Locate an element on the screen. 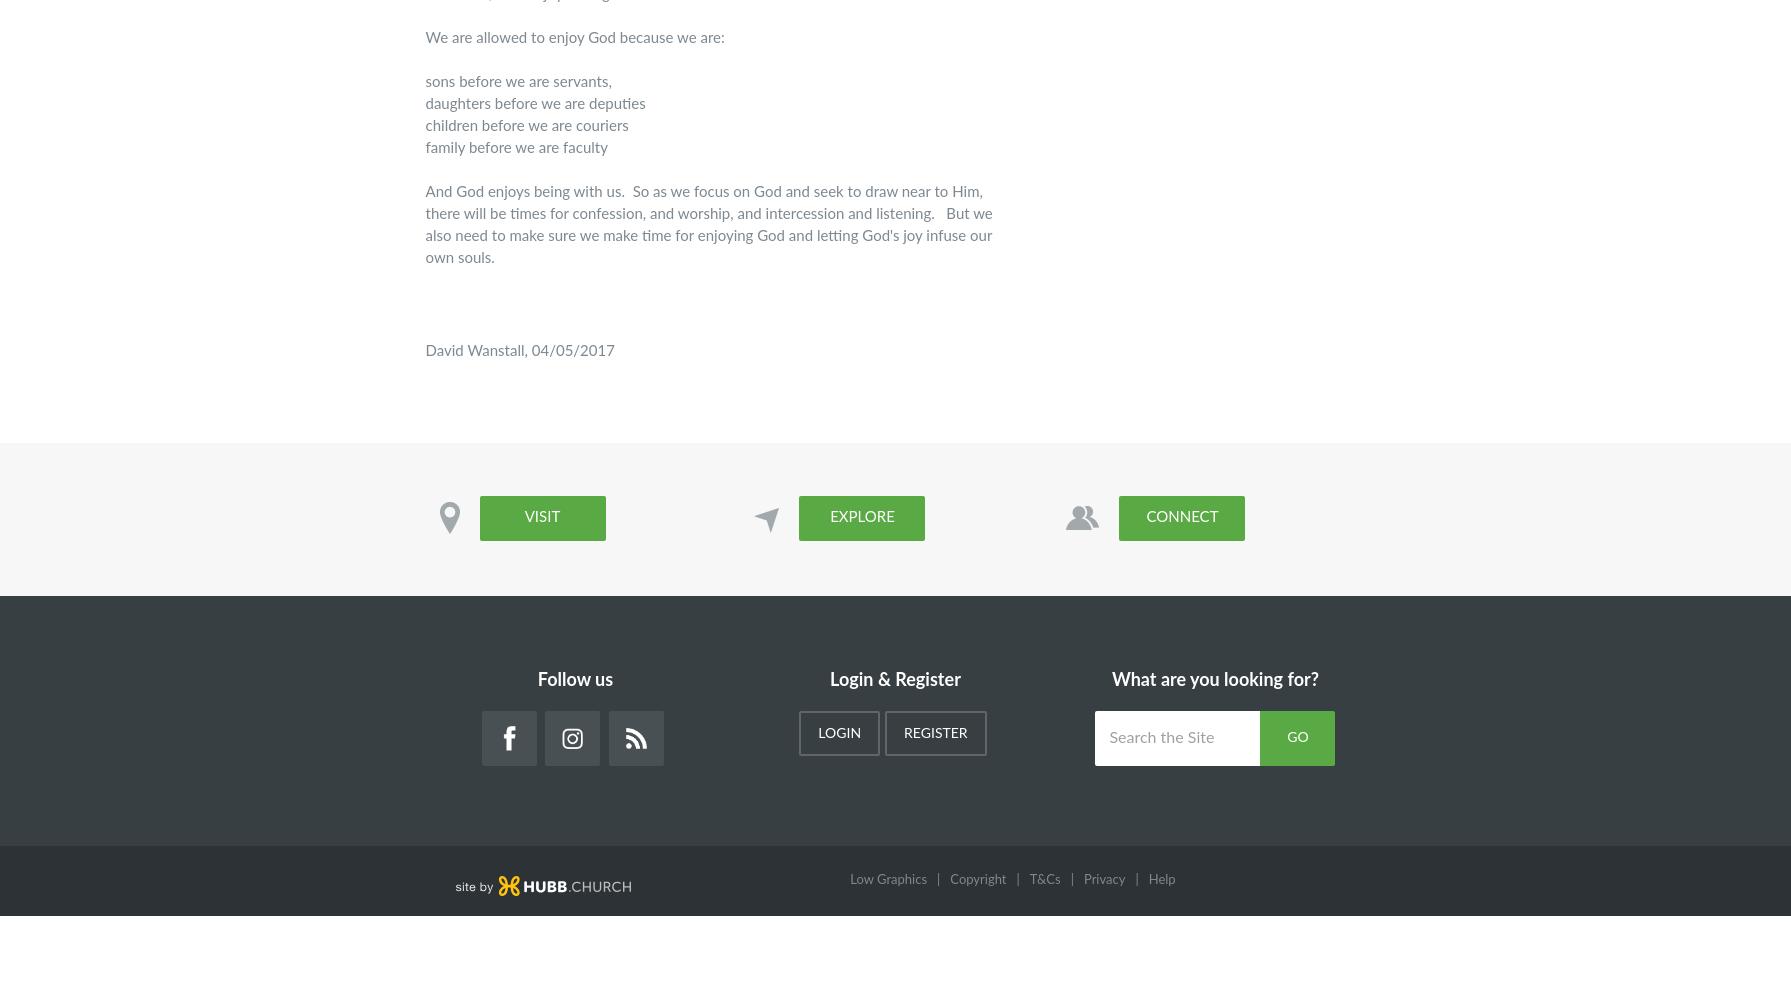 The image size is (1791, 1000). 'Help' is located at coordinates (1147, 880).